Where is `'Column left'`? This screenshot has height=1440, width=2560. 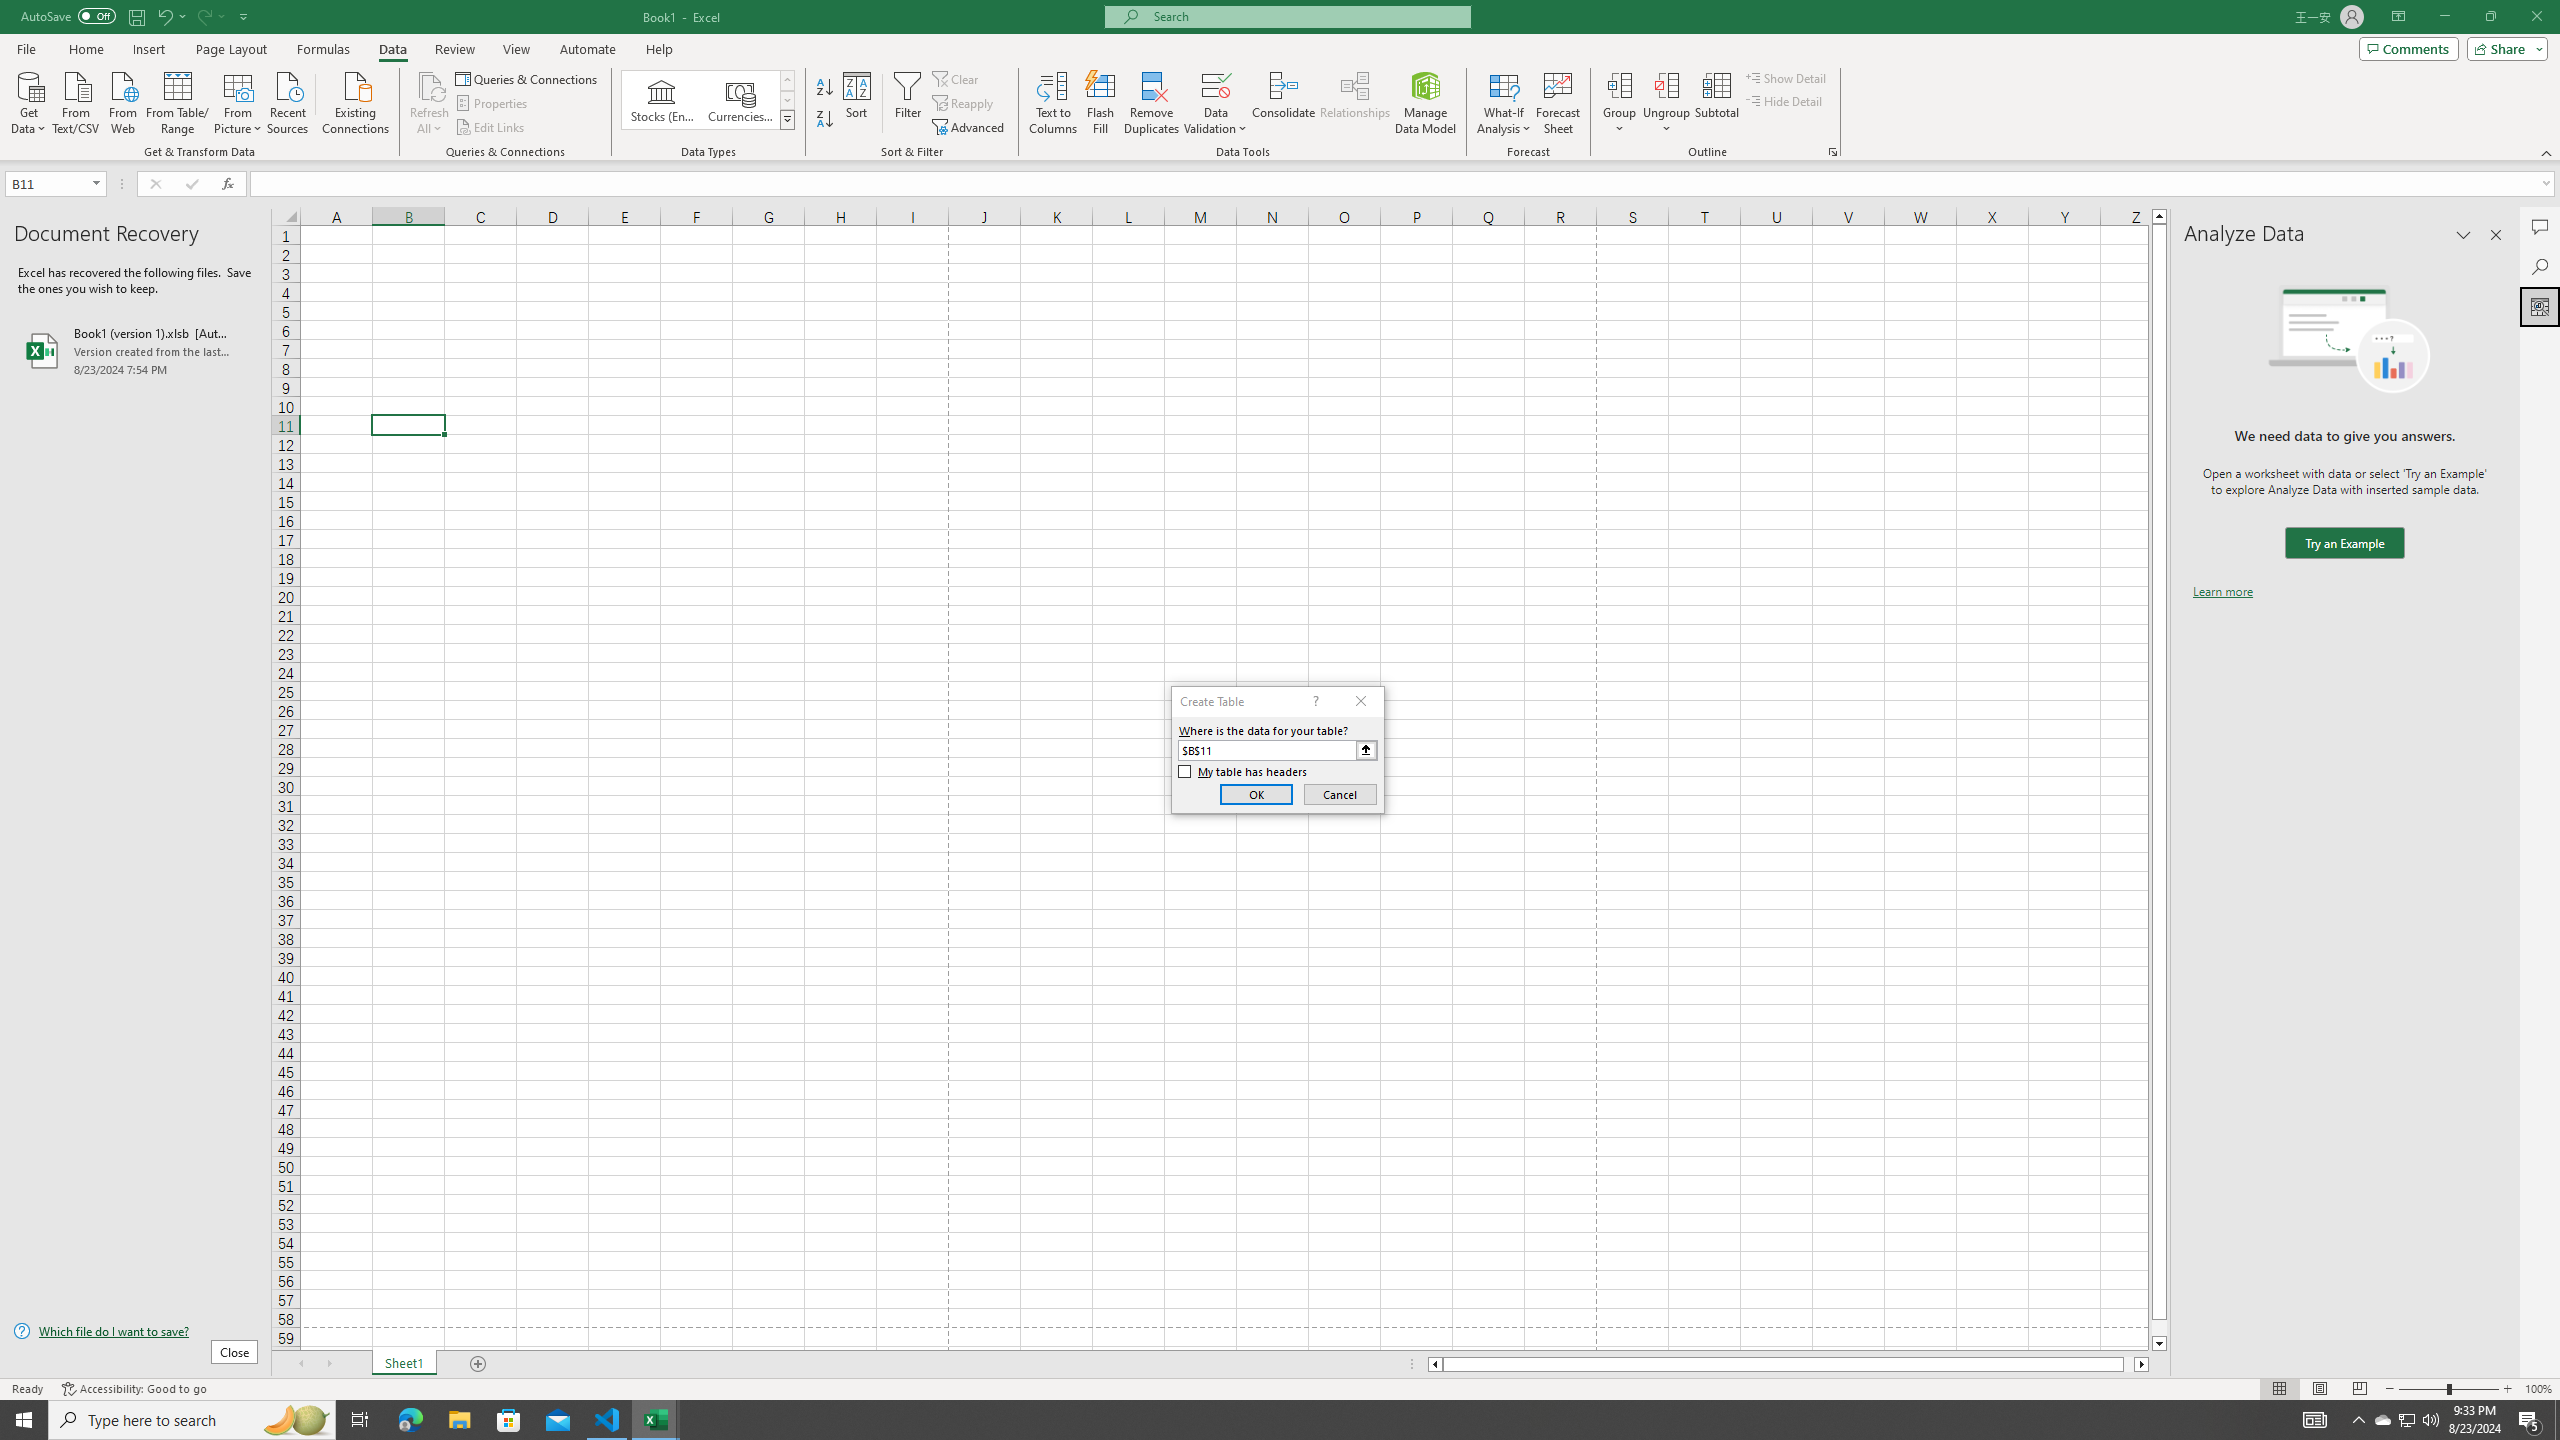
'Column left' is located at coordinates (1434, 1363).